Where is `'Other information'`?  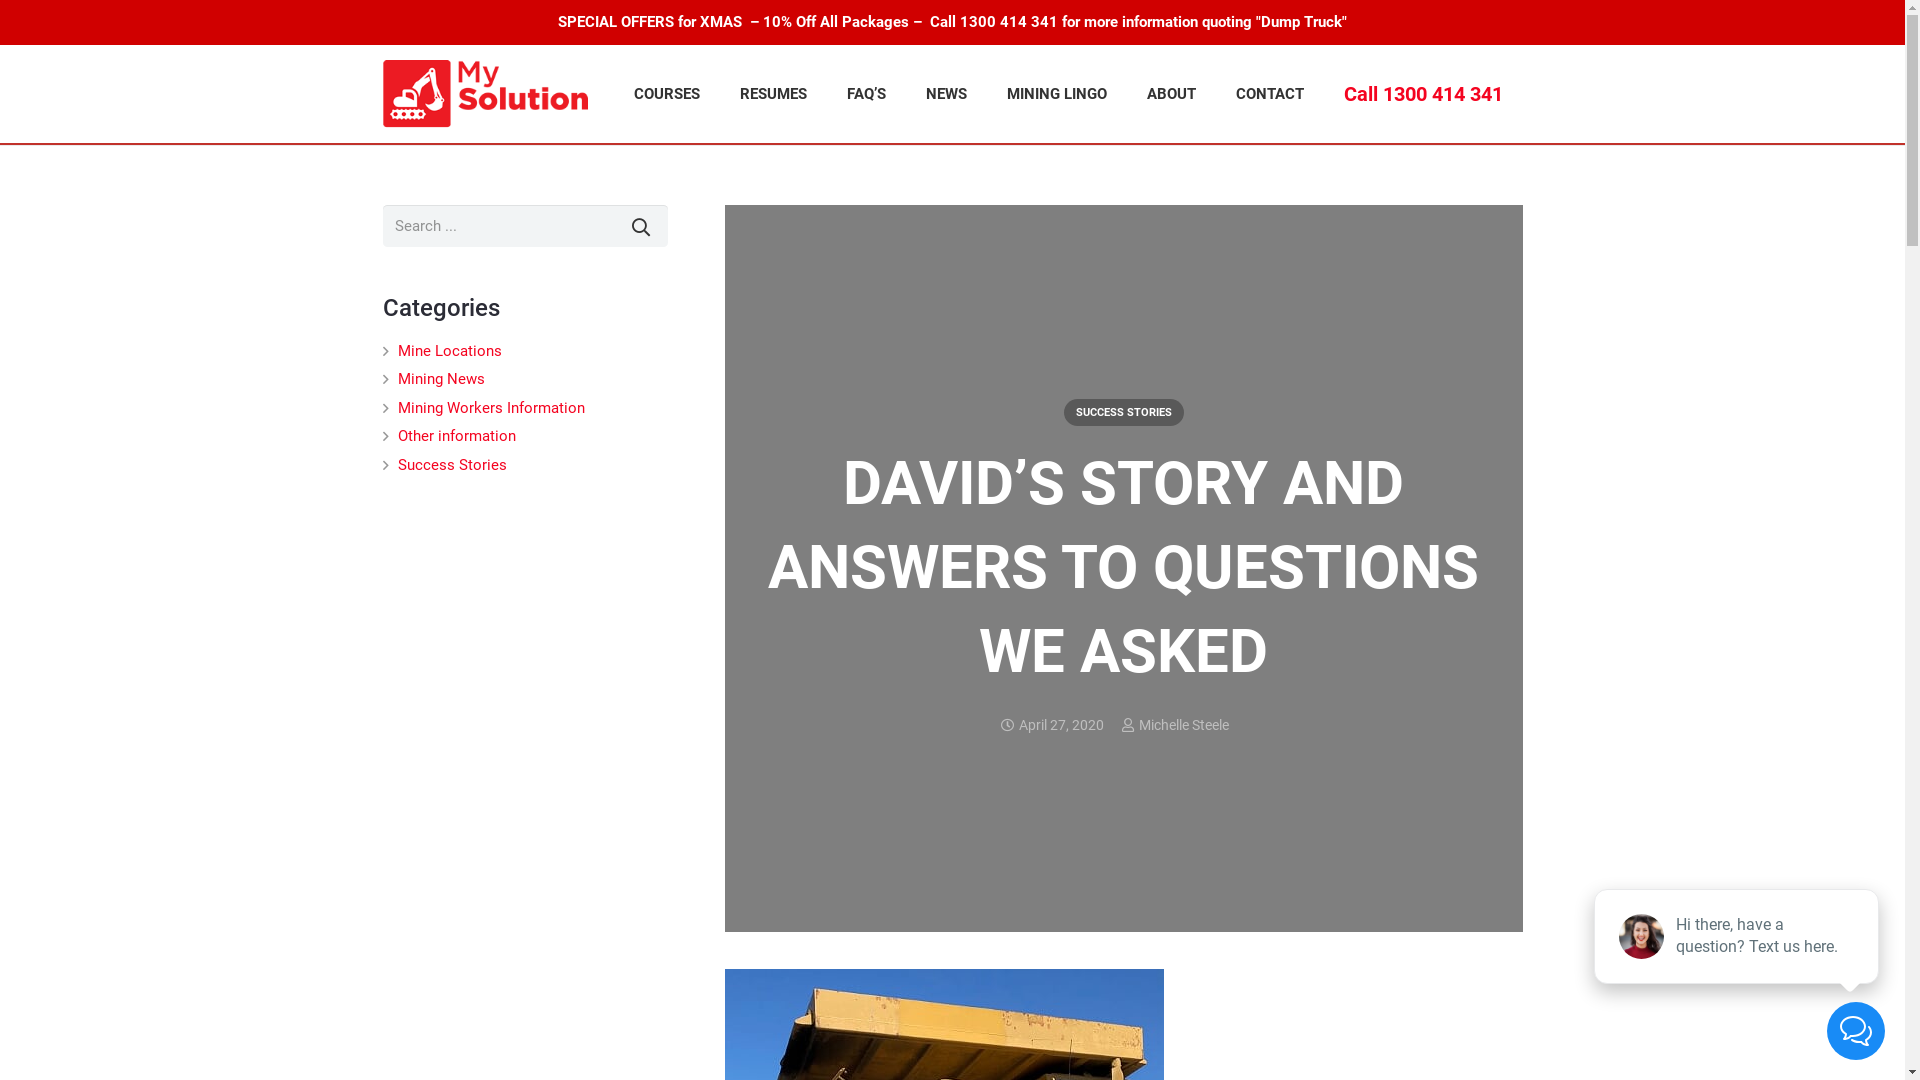 'Other information' is located at coordinates (455, 434).